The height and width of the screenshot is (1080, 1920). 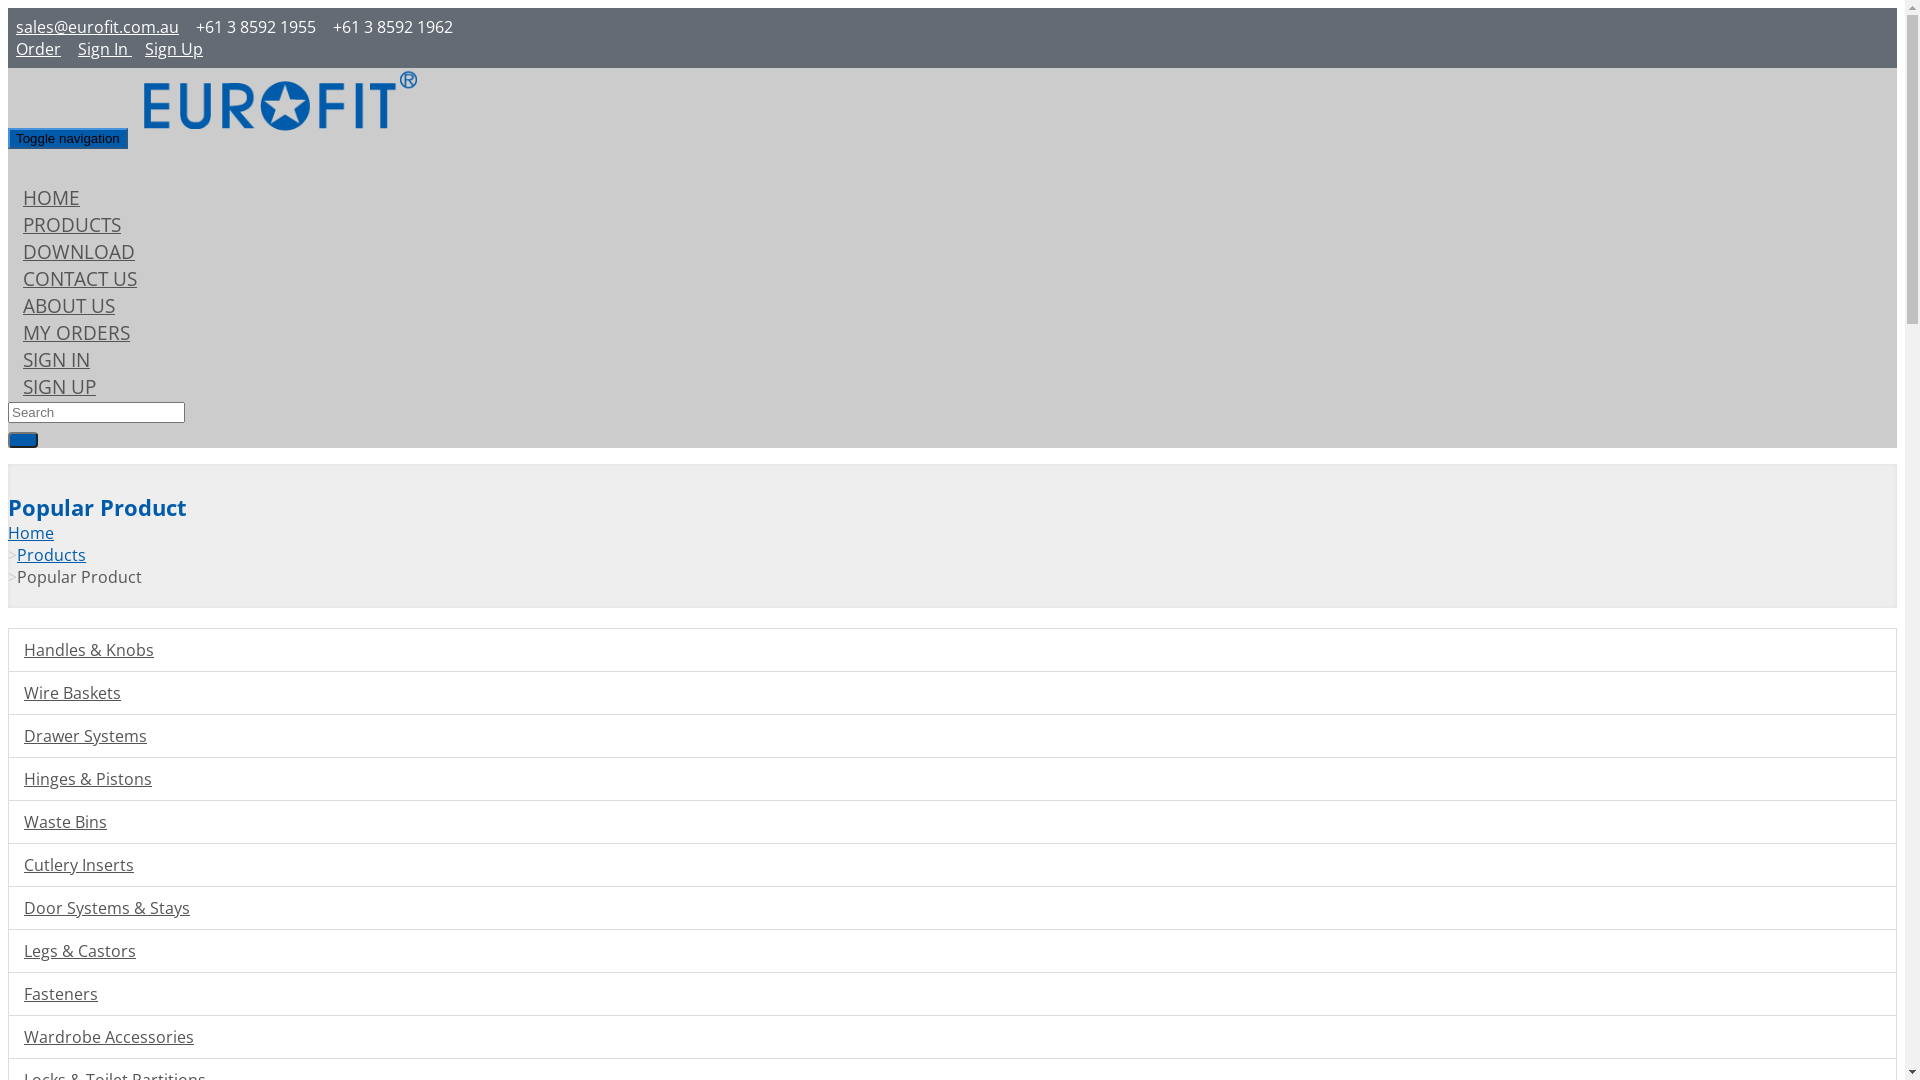 What do you see at coordinates (30, 531) in the screenshot?
I see `'Home'` at bounding box center [30, 531].